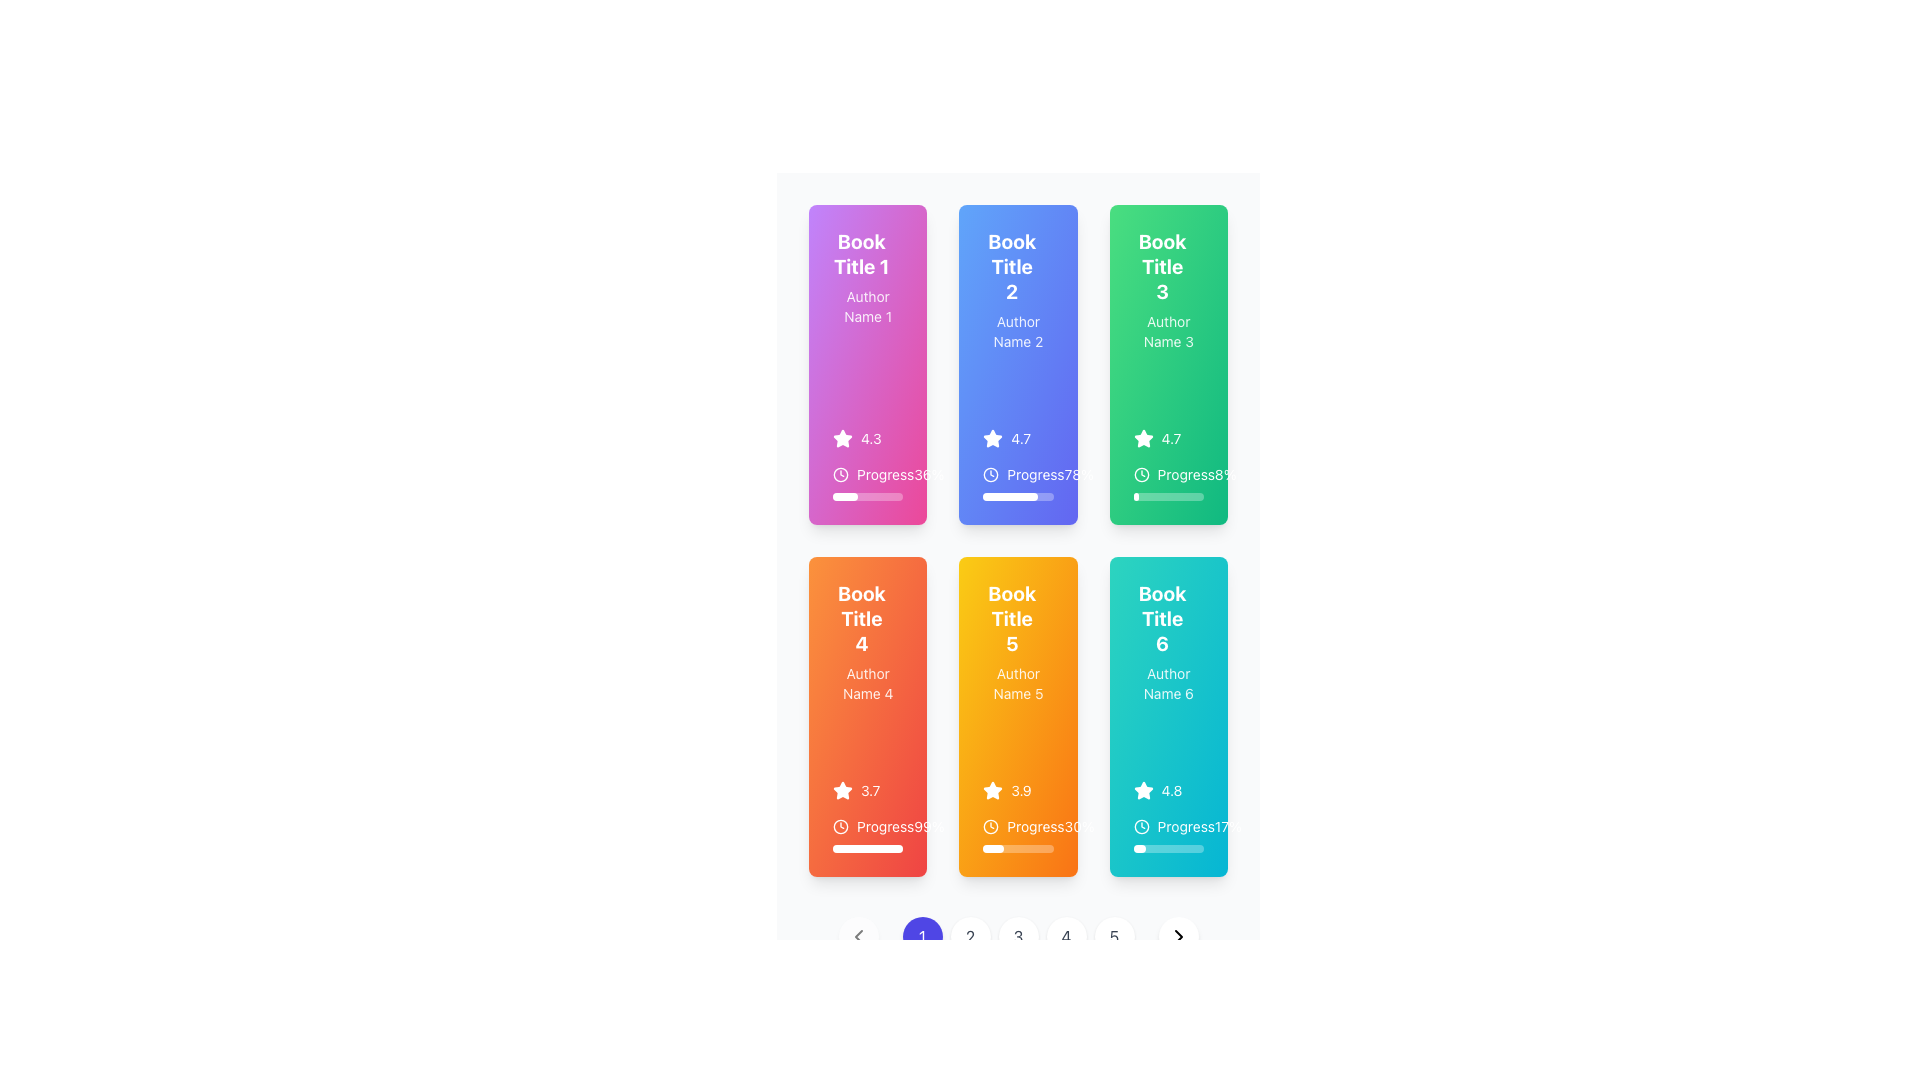 The image size is (1920, 1080). I want to click on the rating value text '4.7' that represents the evaluation for 'Book Title 3', which is positioned to the right of the star icon in the third card of the grid layout, so click(1021, 438).